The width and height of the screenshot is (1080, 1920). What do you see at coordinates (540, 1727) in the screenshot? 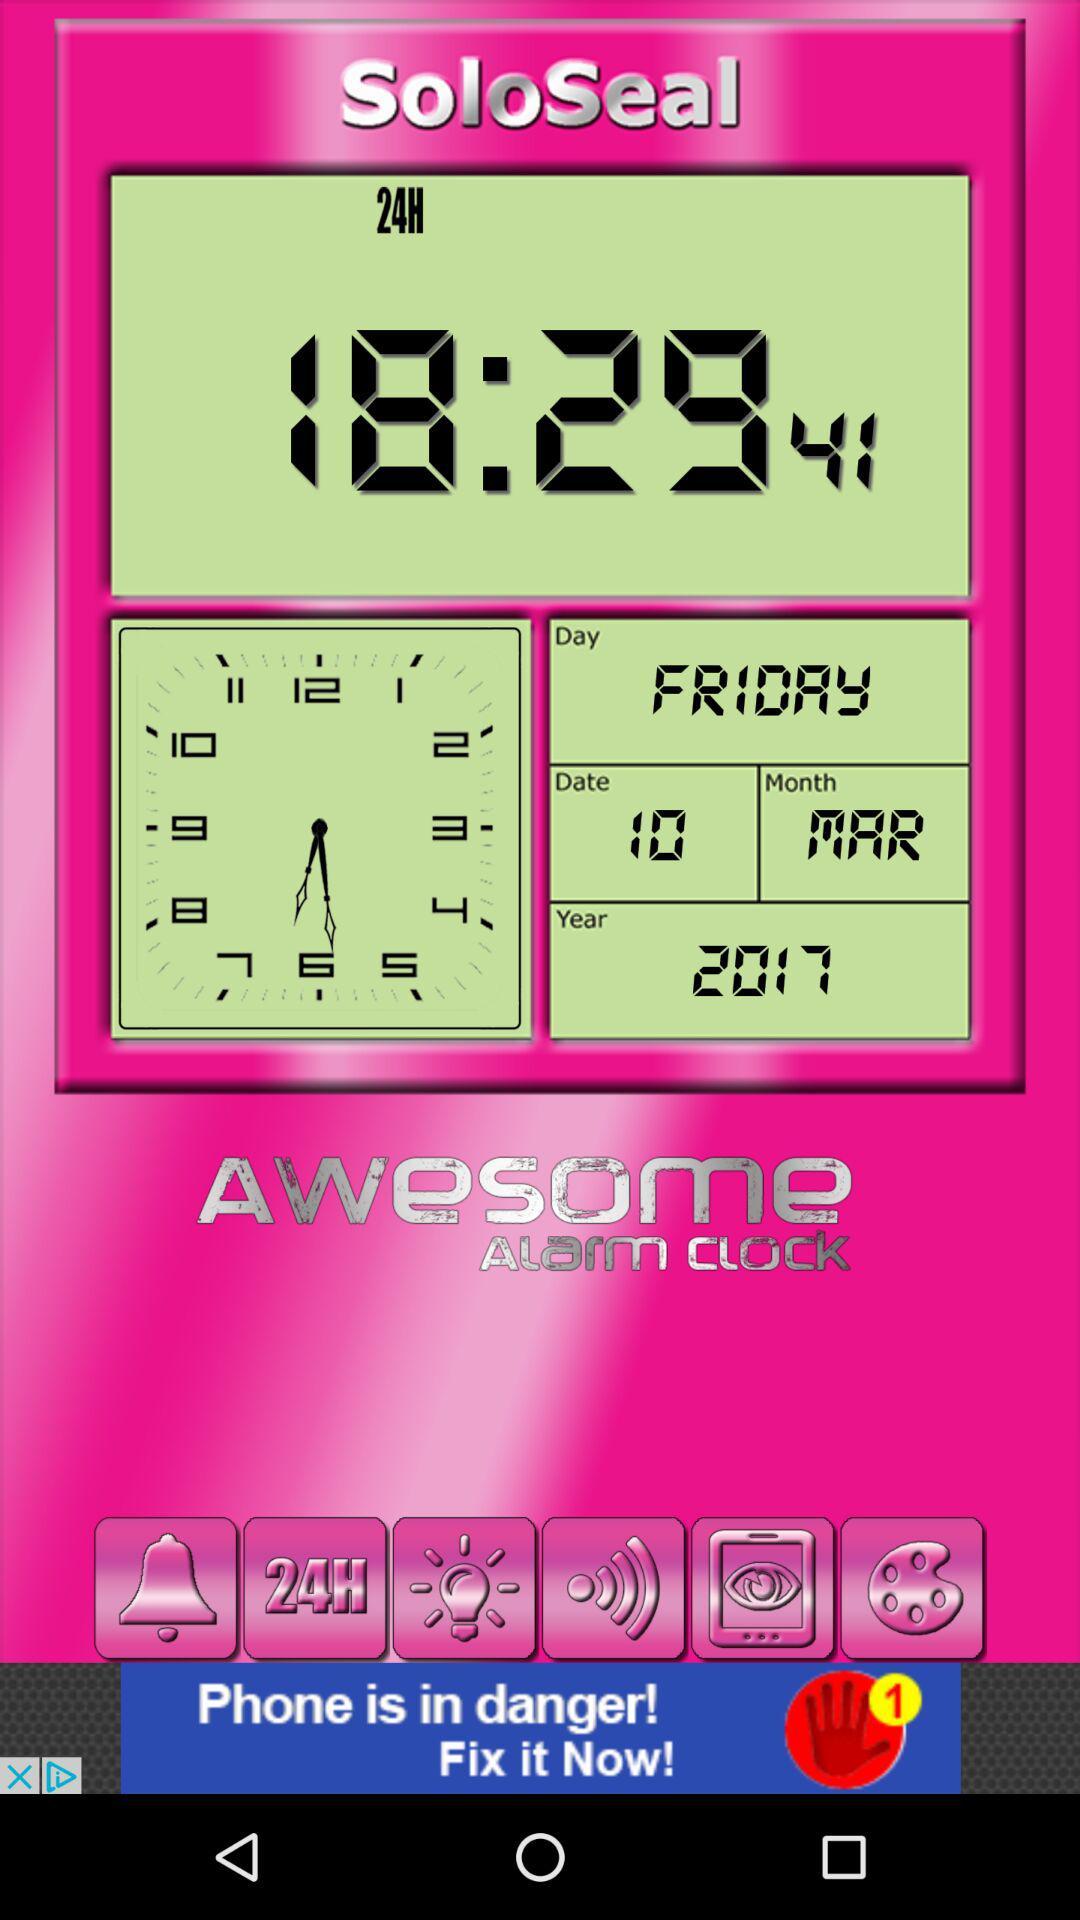
I see `advertisement` at bounding box center [540, 1727].